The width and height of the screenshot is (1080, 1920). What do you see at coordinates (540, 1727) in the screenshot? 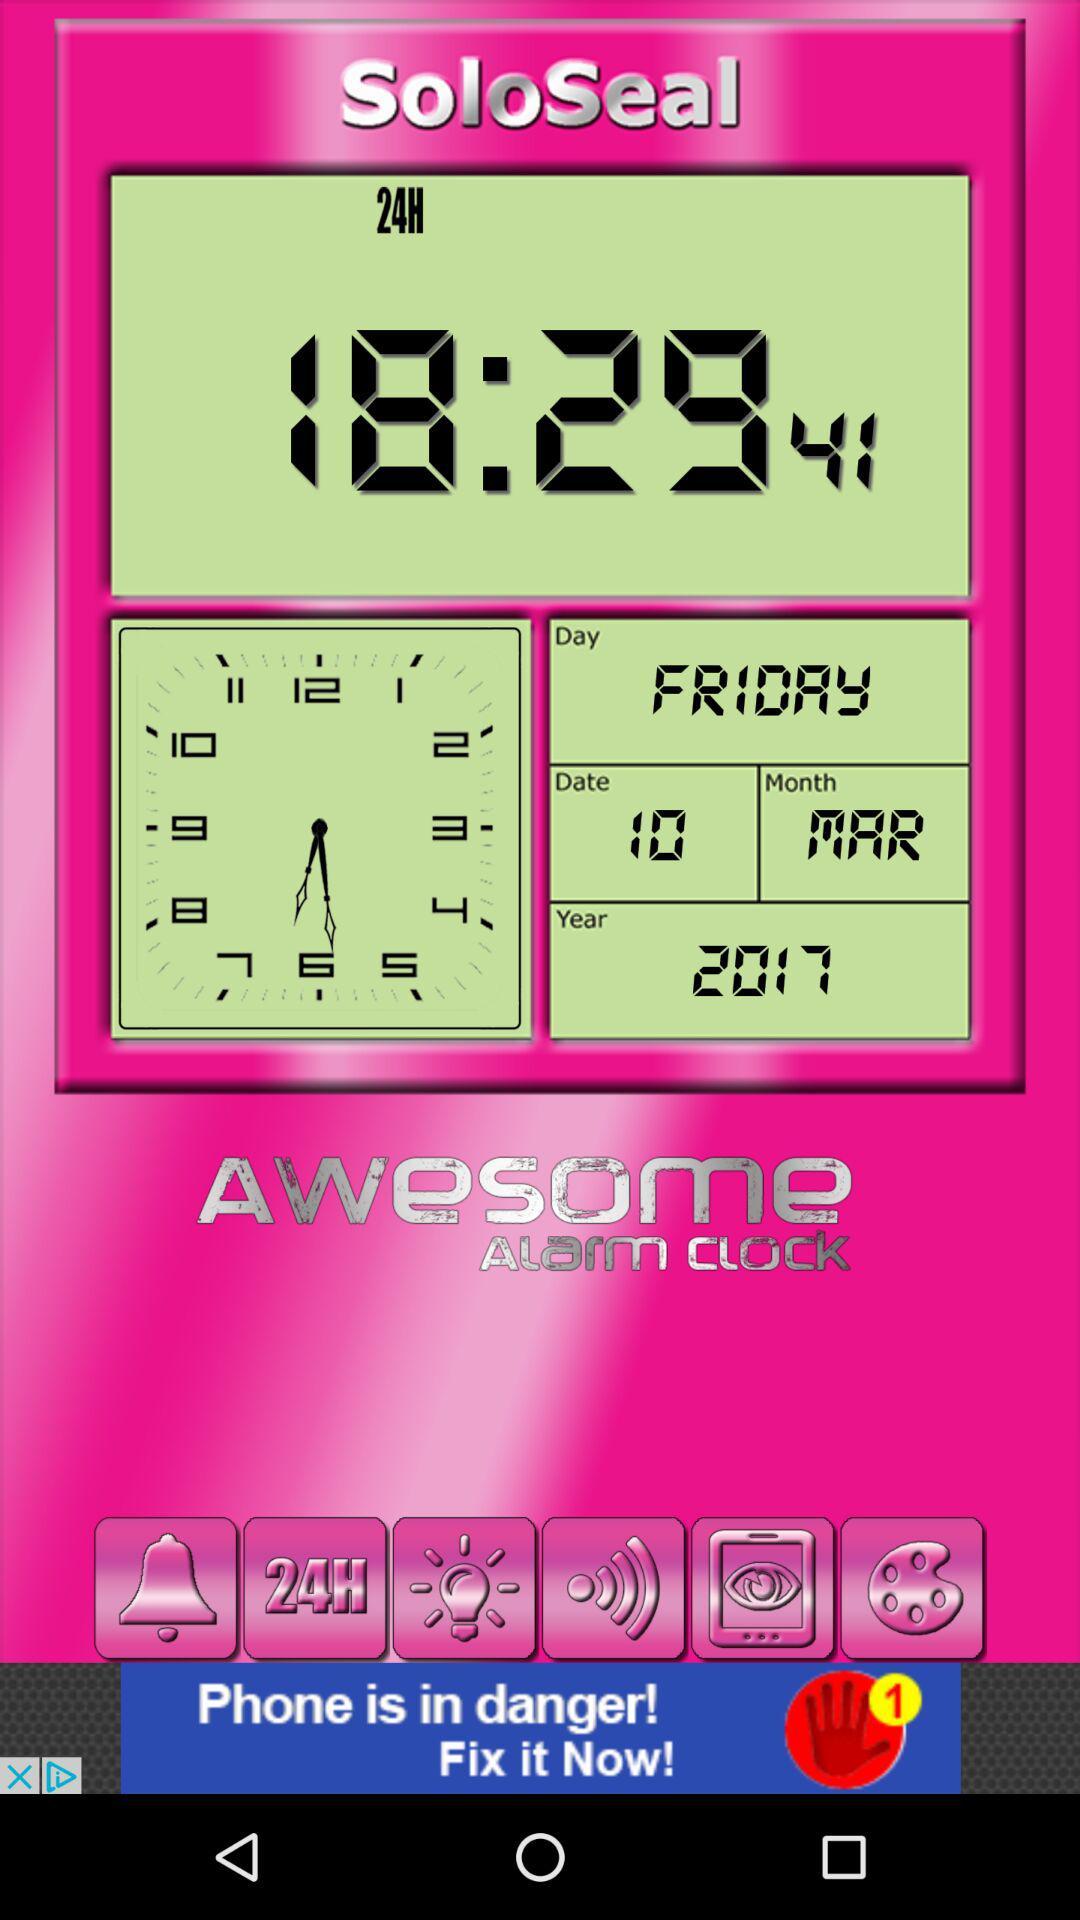
I see `advertisement` at bounding box center [540, 1727].